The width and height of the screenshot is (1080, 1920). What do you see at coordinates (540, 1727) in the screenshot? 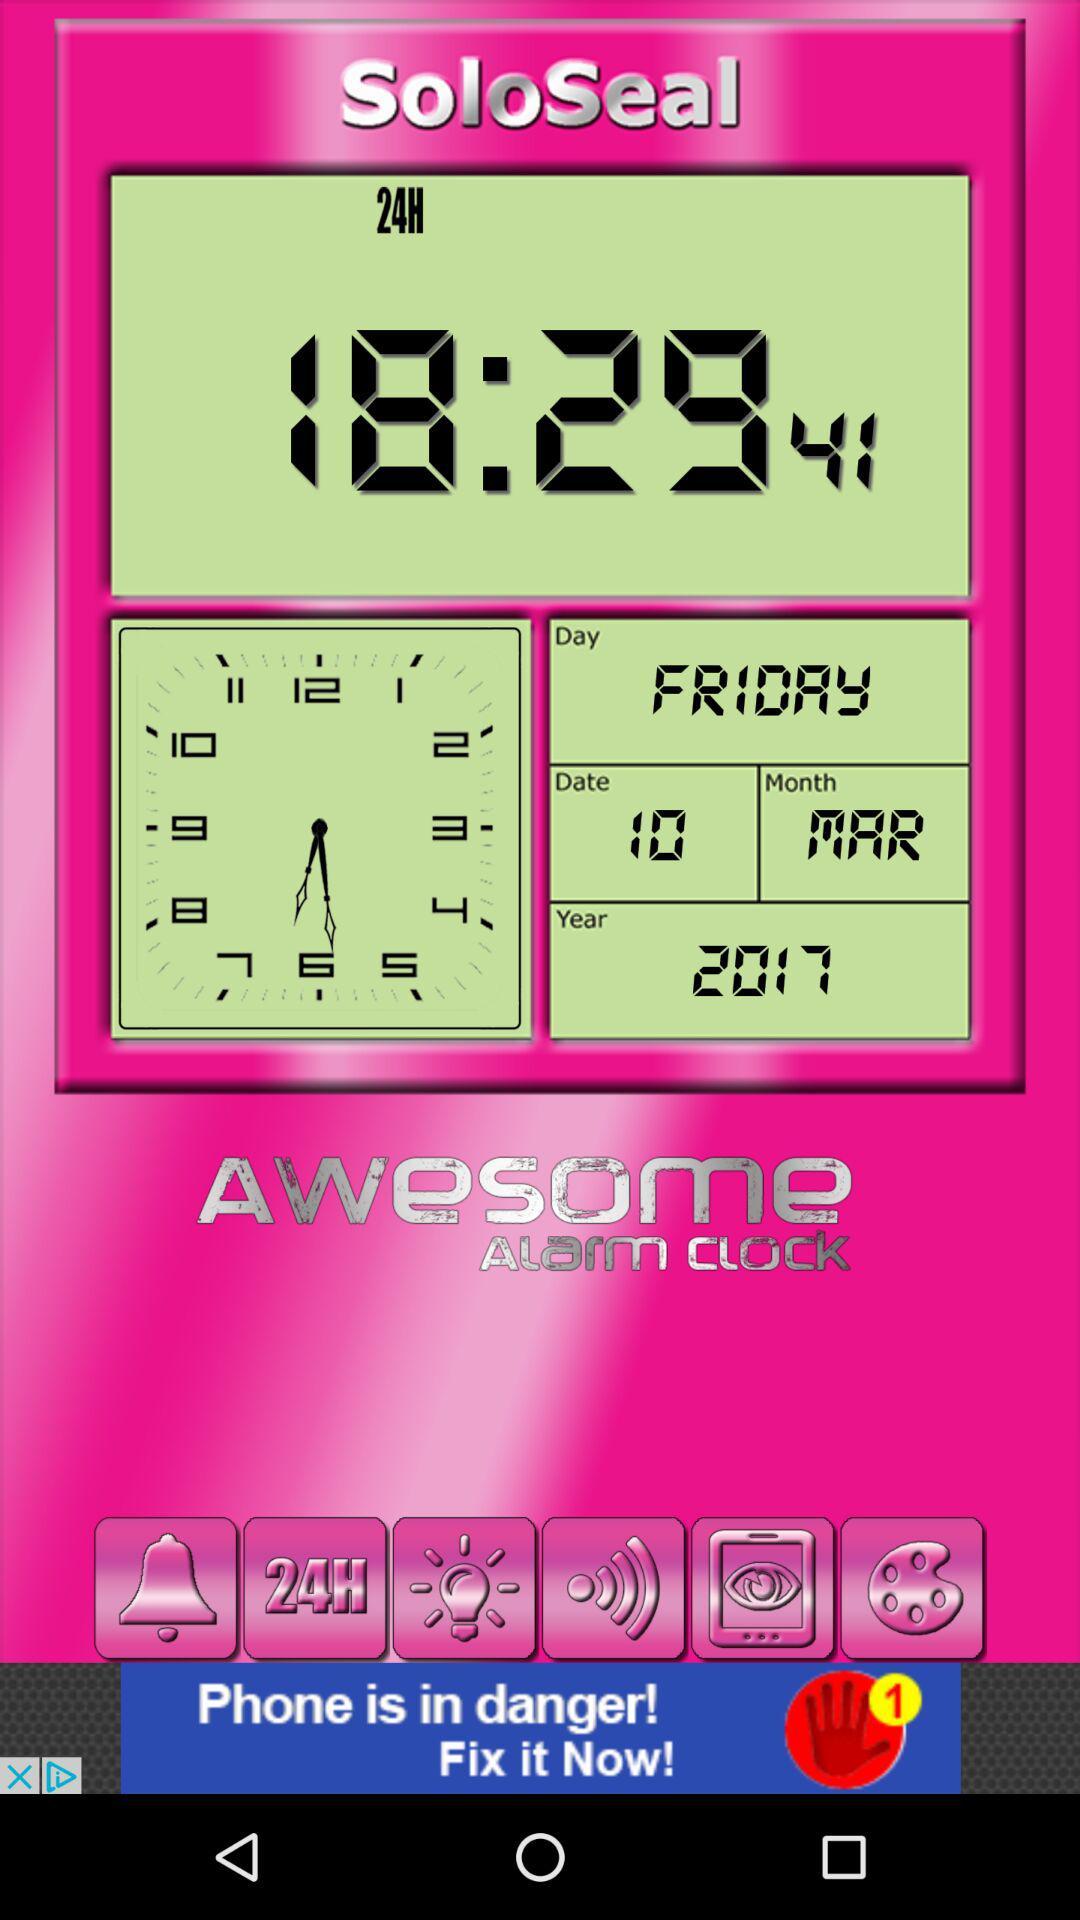
I see `advertisement` at bounding box center [540, 1727].